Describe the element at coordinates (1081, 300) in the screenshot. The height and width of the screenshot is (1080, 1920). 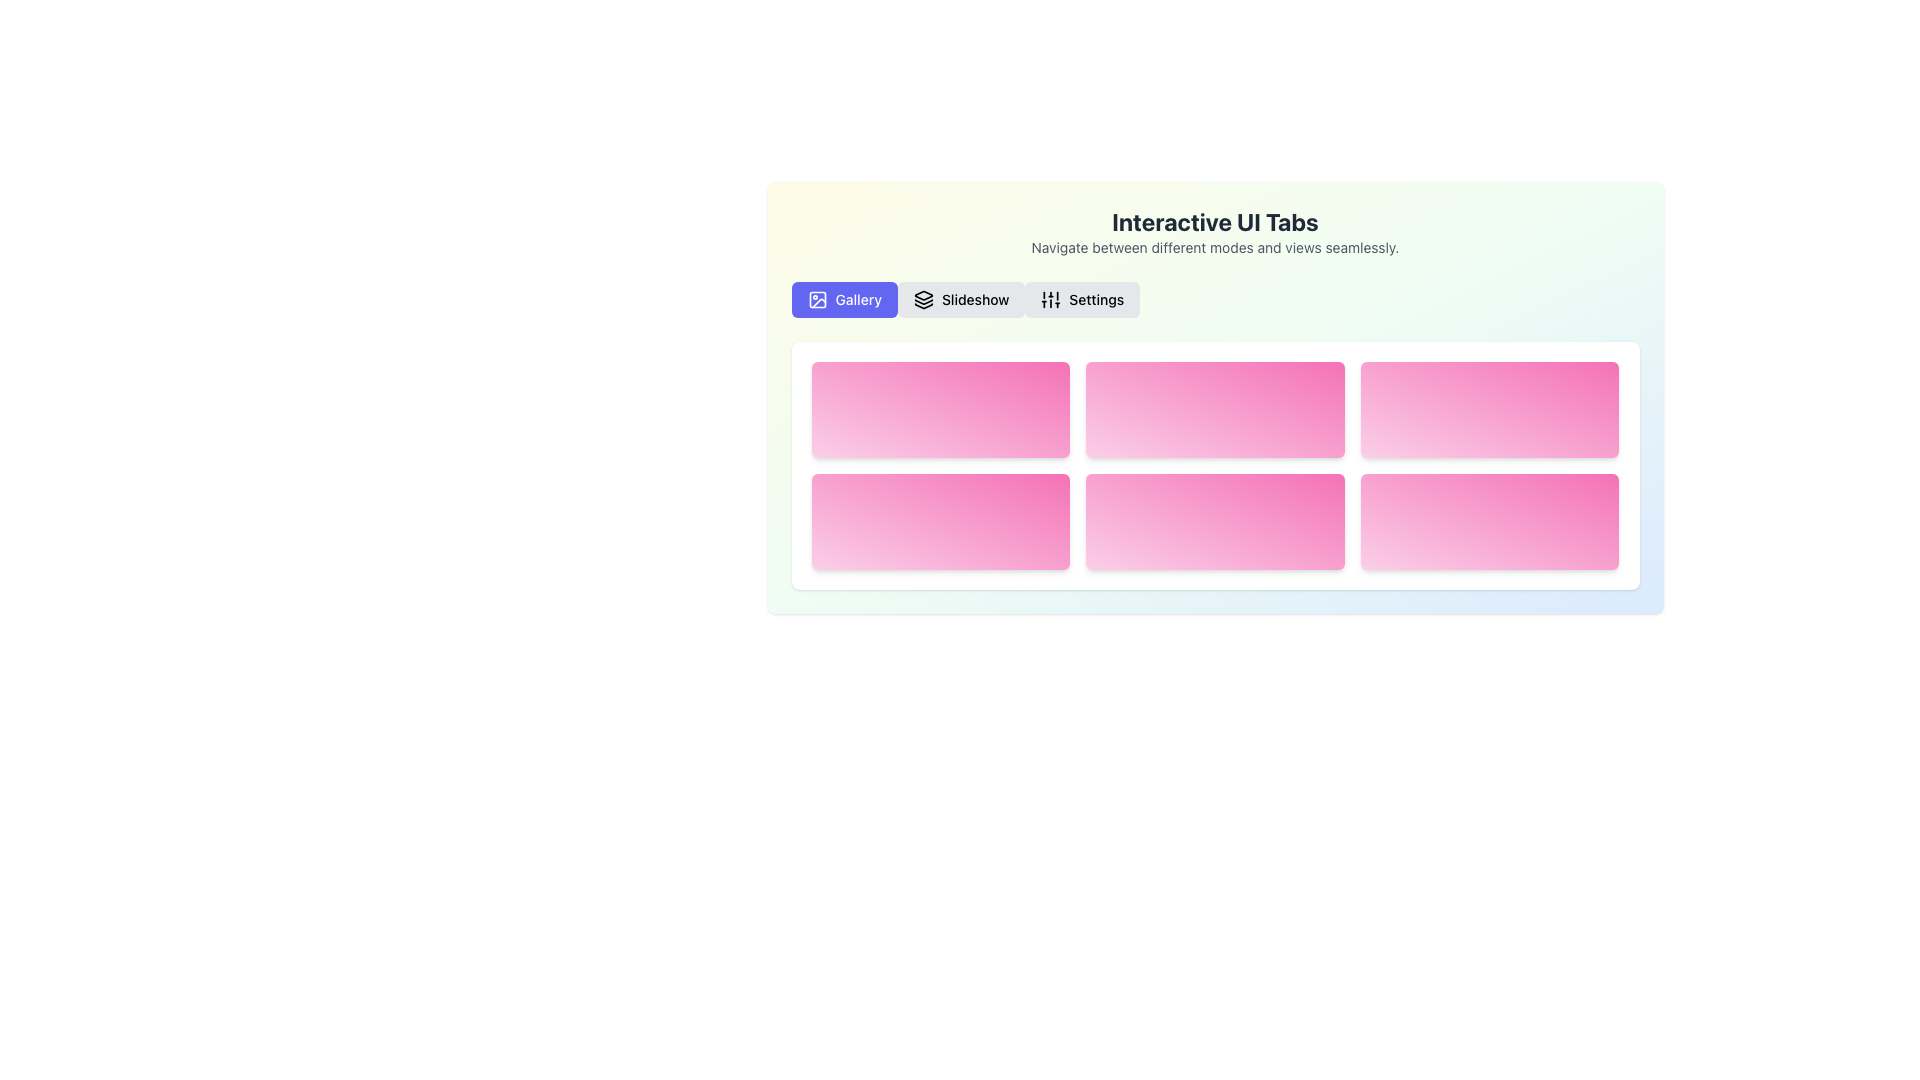
I see `the 'Settings' tab in the navigation bar` at that location.